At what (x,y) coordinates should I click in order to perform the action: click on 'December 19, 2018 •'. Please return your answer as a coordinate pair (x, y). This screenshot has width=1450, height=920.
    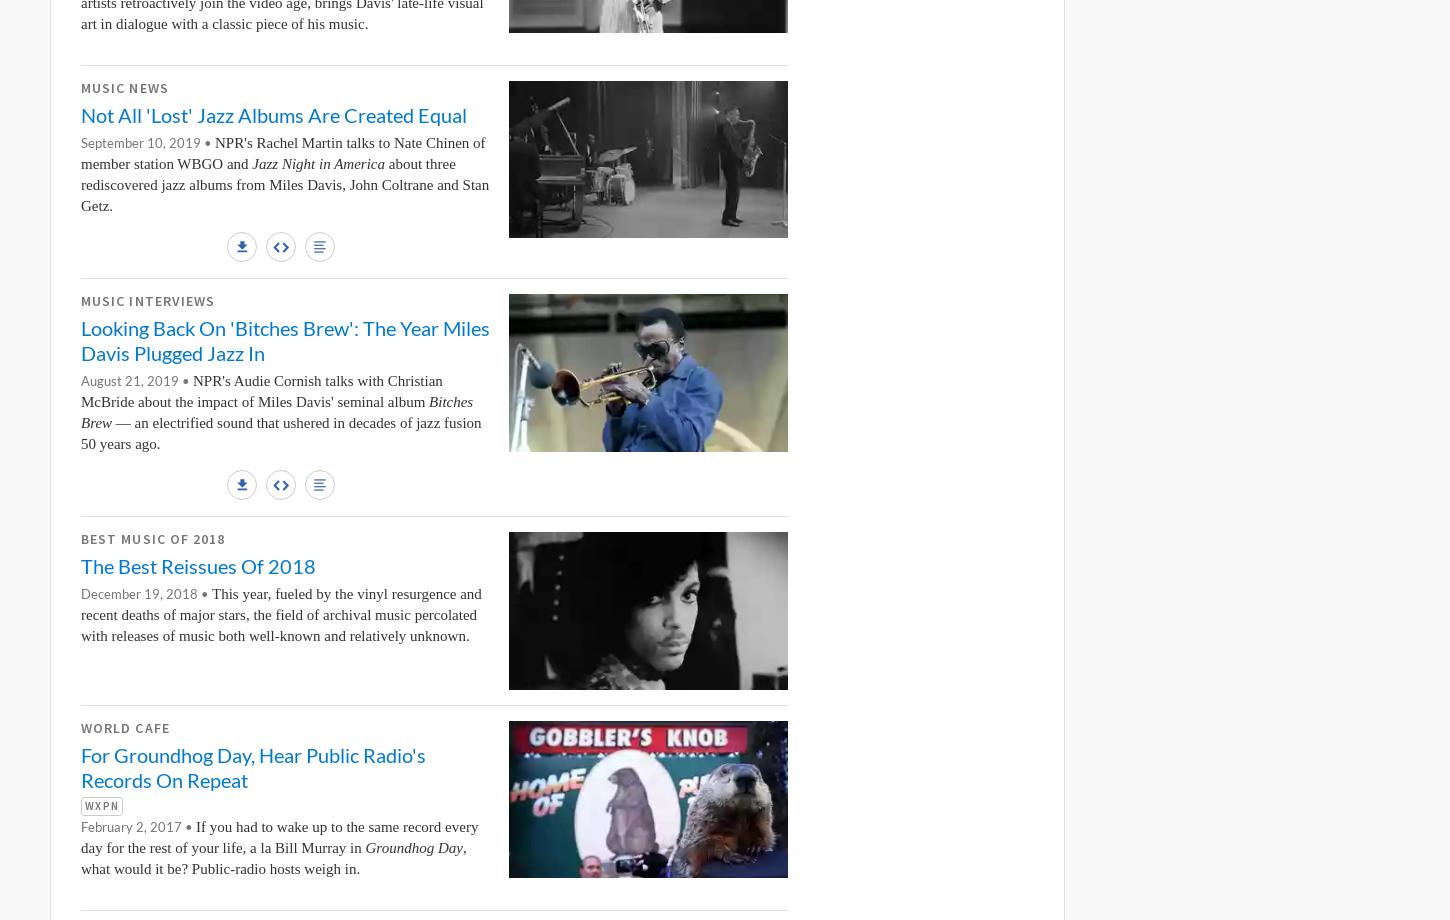
    Looking at the image, I should click on (145, 593).